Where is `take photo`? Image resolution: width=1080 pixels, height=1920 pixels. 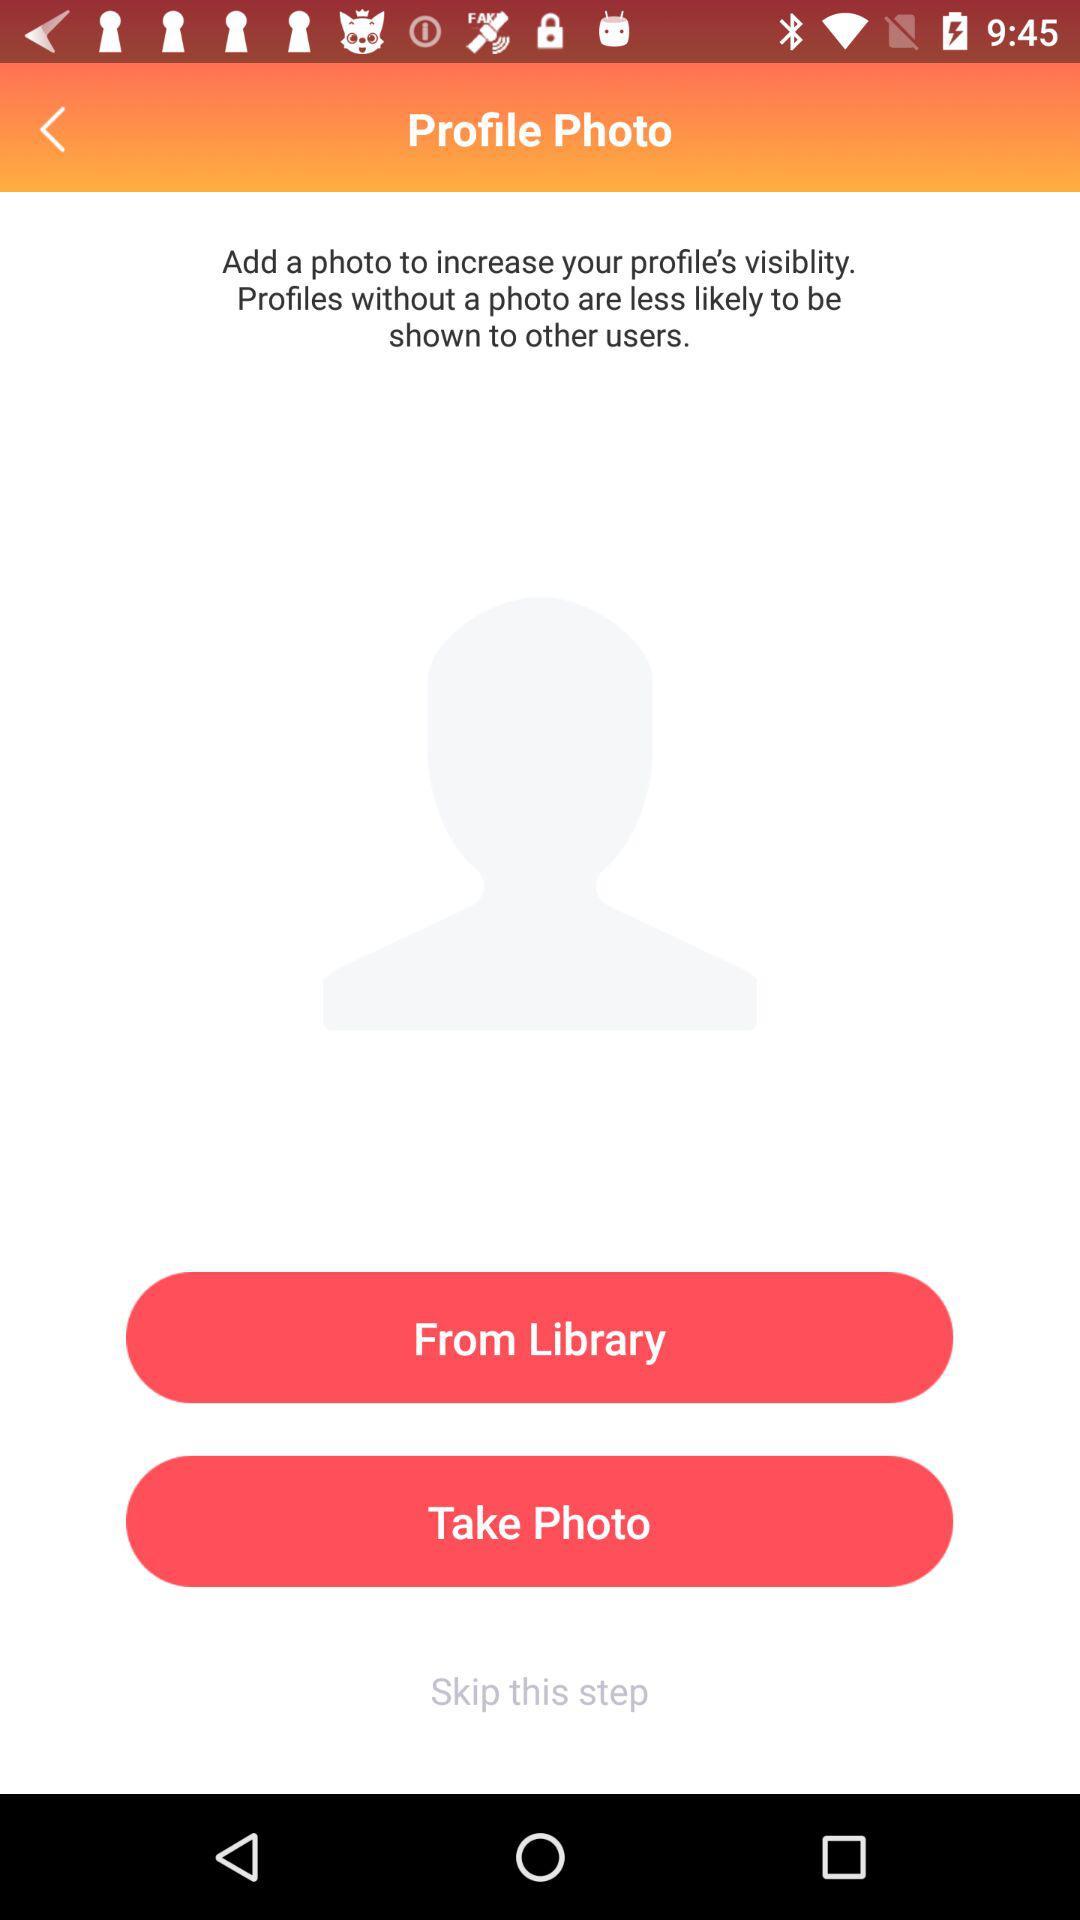
take photo is located at coordinates (538, 1520).